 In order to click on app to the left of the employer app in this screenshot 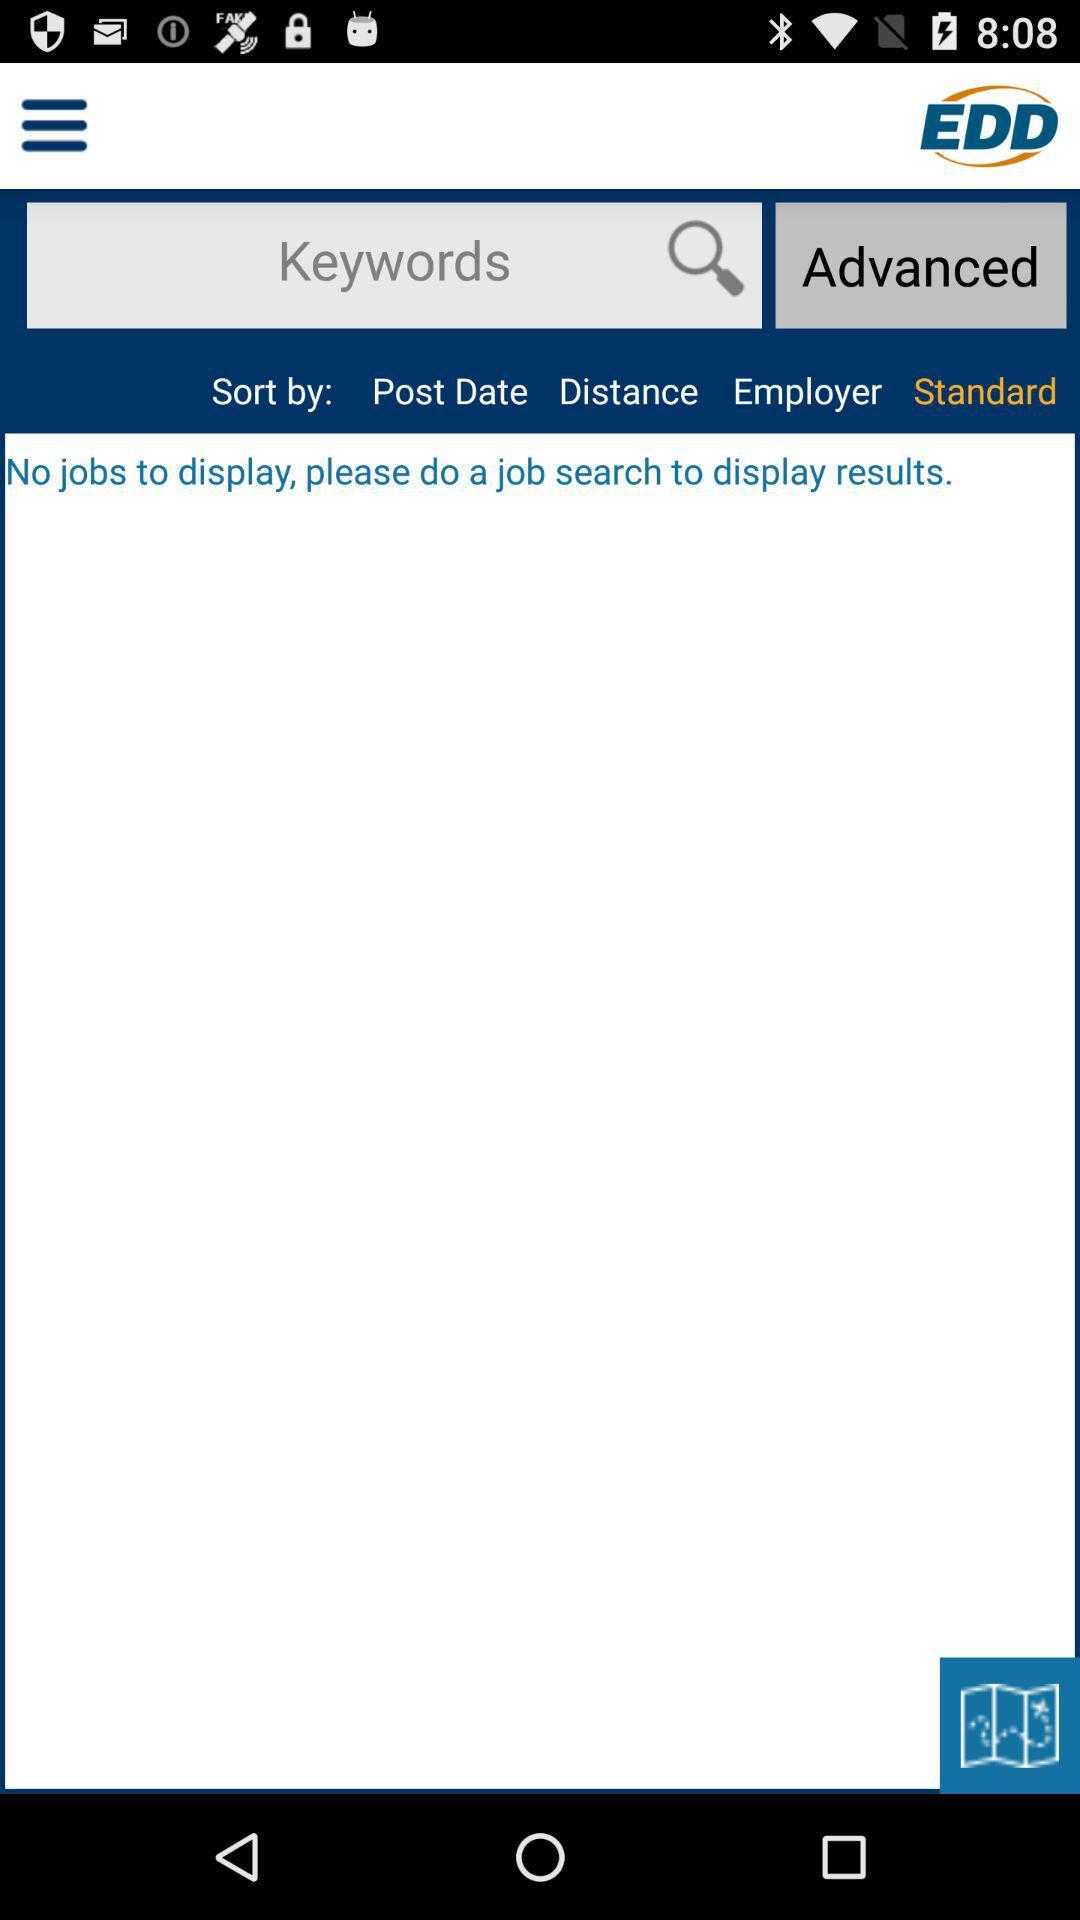, I will do `click(627, 390)`.